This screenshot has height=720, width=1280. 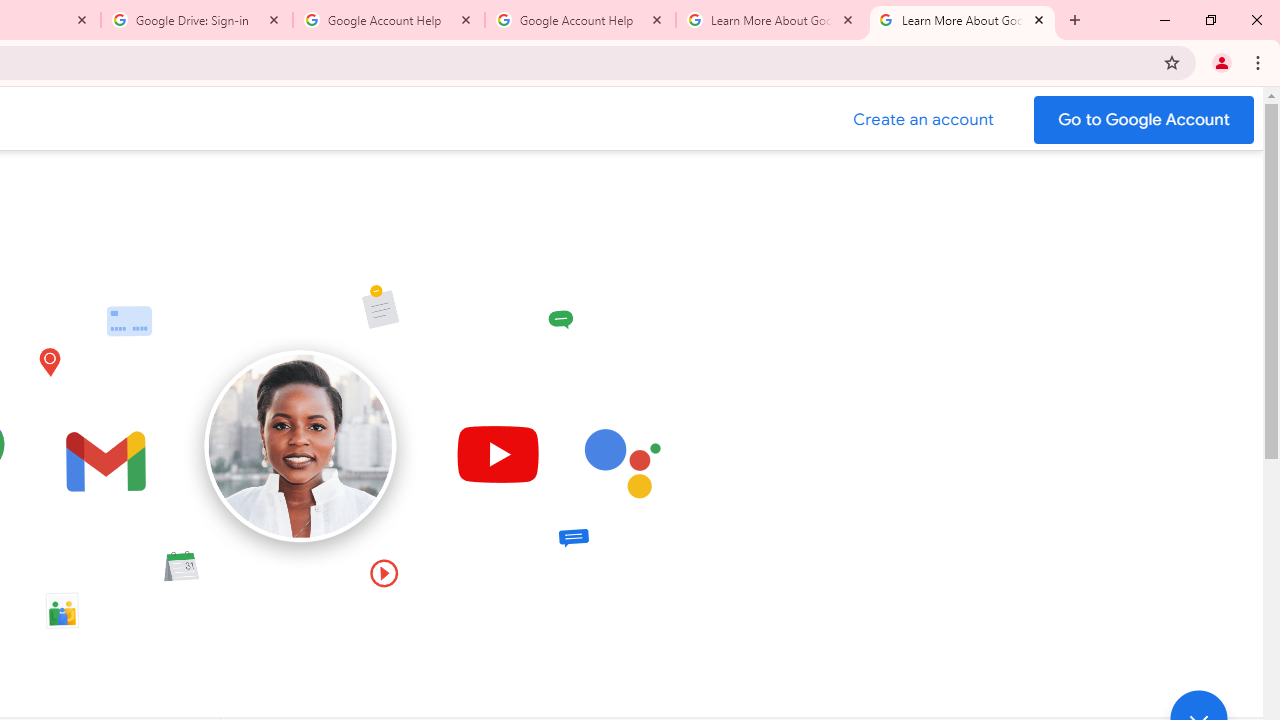 I want to click on 'Google Account Help', so click(x=389, y=20).